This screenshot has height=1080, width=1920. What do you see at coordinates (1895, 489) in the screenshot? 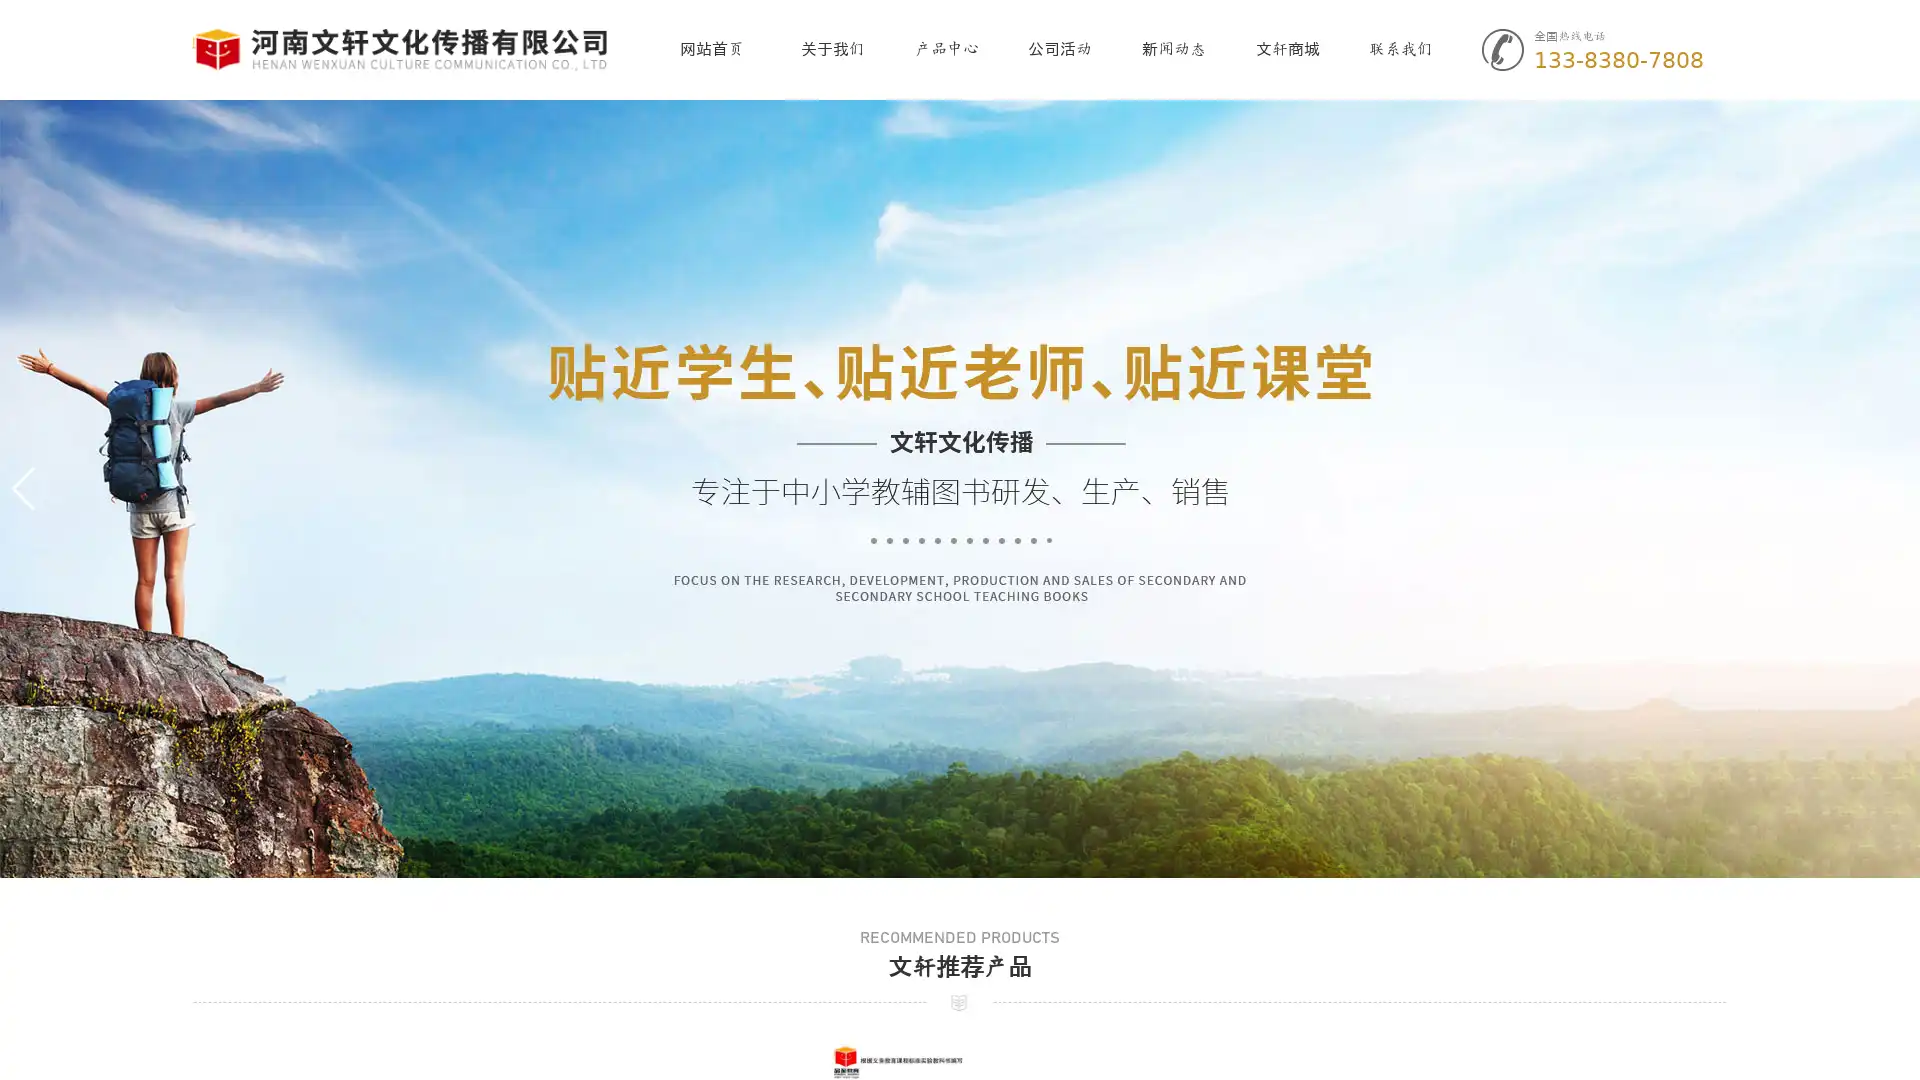
I see `Next slide` at bounding box center [1895, 489].